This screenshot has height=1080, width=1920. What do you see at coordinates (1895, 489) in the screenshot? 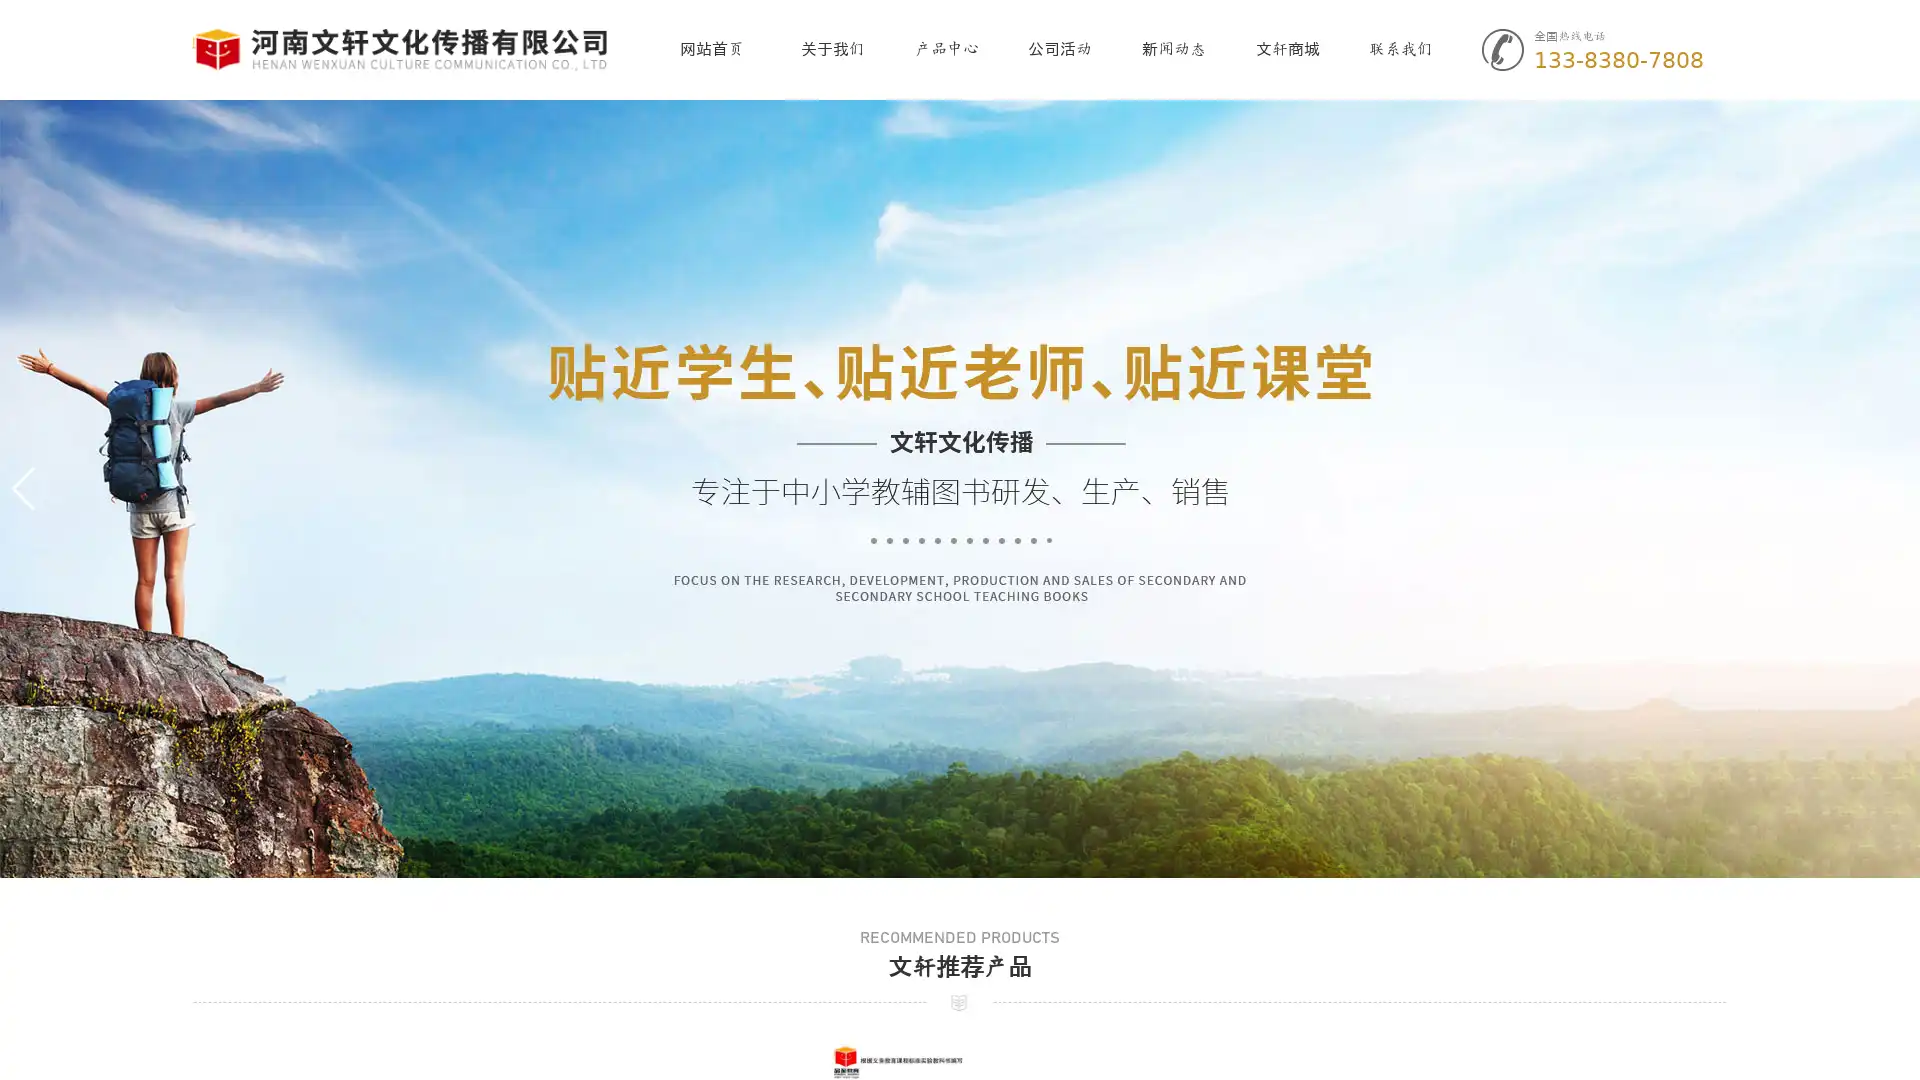
I see `Next slide` at bounding box center [1895, 489].